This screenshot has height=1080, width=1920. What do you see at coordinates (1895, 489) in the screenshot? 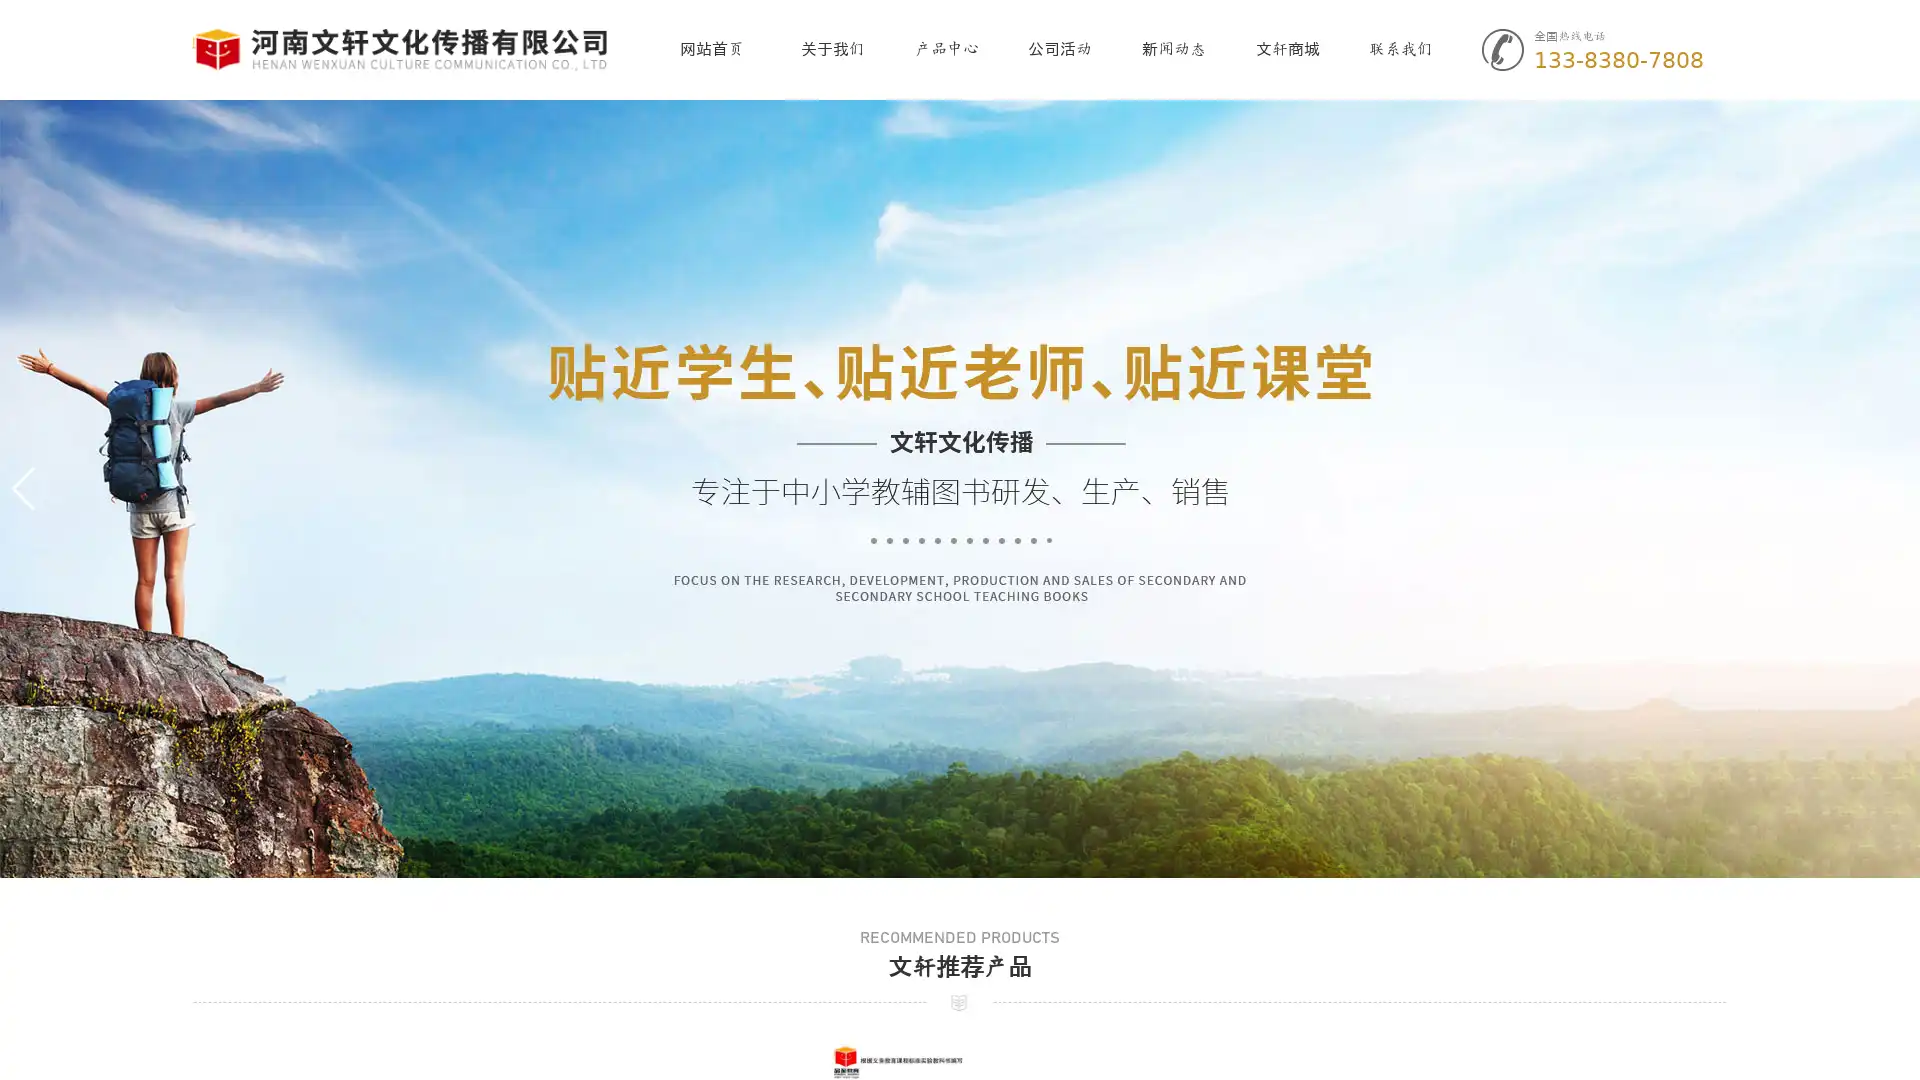
I see `Next slide` at bounding box center [1895, 489].